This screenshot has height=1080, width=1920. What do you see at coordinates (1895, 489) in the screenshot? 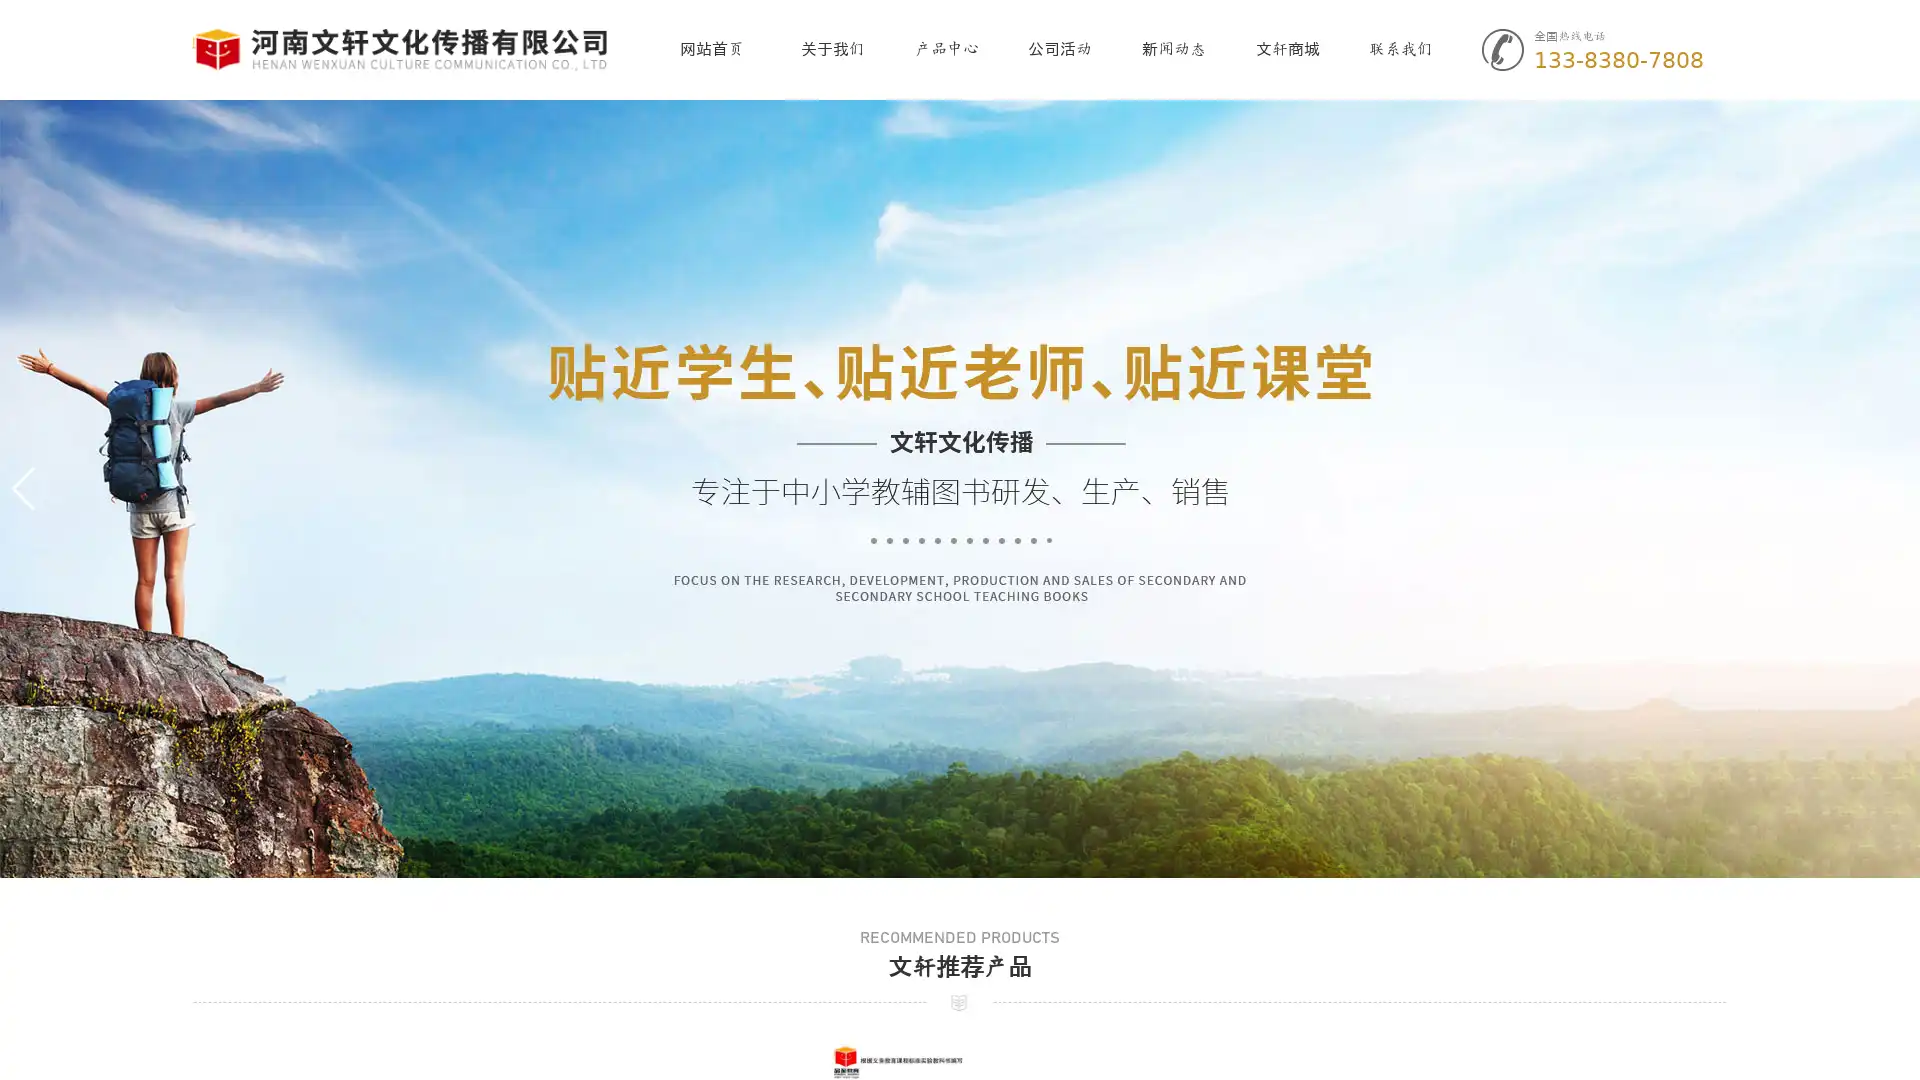
I see `Next slide` at bounding box center [1895, 489].